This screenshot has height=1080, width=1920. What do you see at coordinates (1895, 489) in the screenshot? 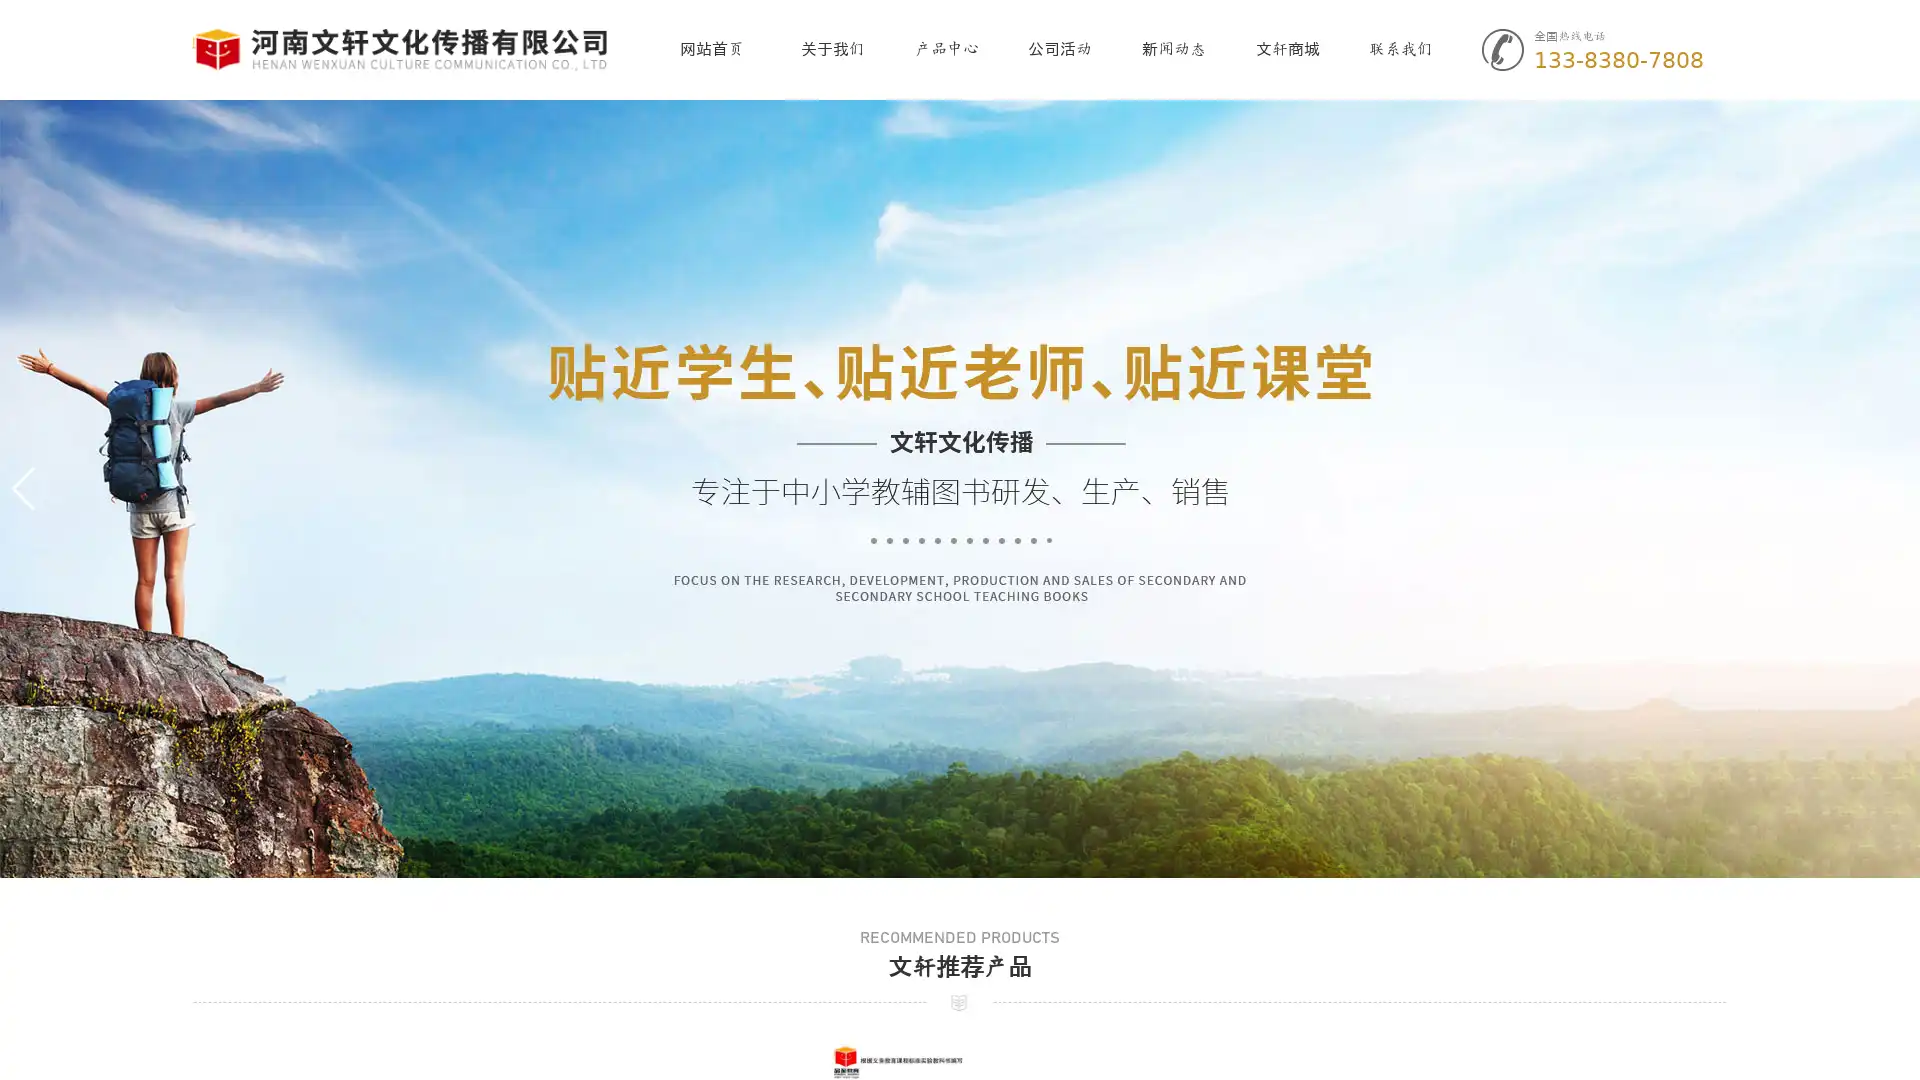
I see `Next slide` at bounding box center [1895, 489].